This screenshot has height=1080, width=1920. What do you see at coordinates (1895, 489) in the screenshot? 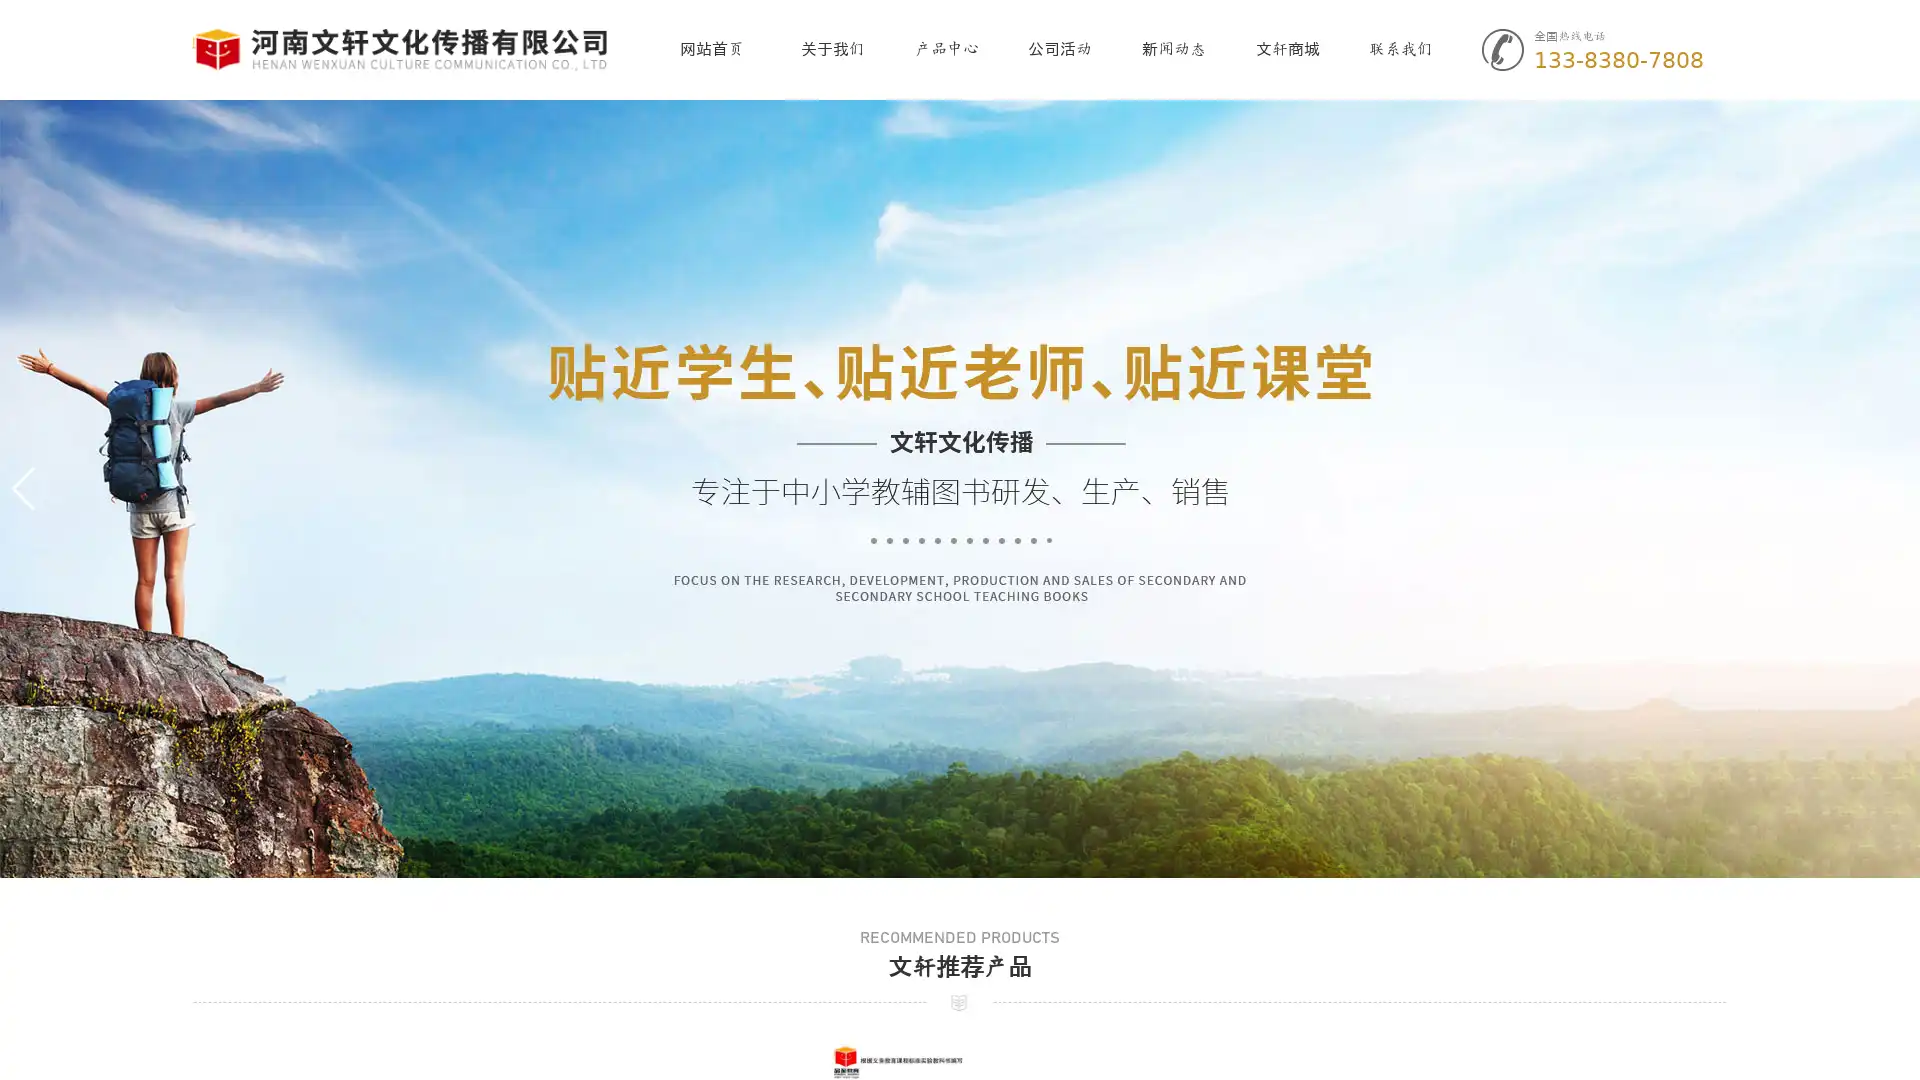
I see `Next slide` at bounding box center [1895, 489].